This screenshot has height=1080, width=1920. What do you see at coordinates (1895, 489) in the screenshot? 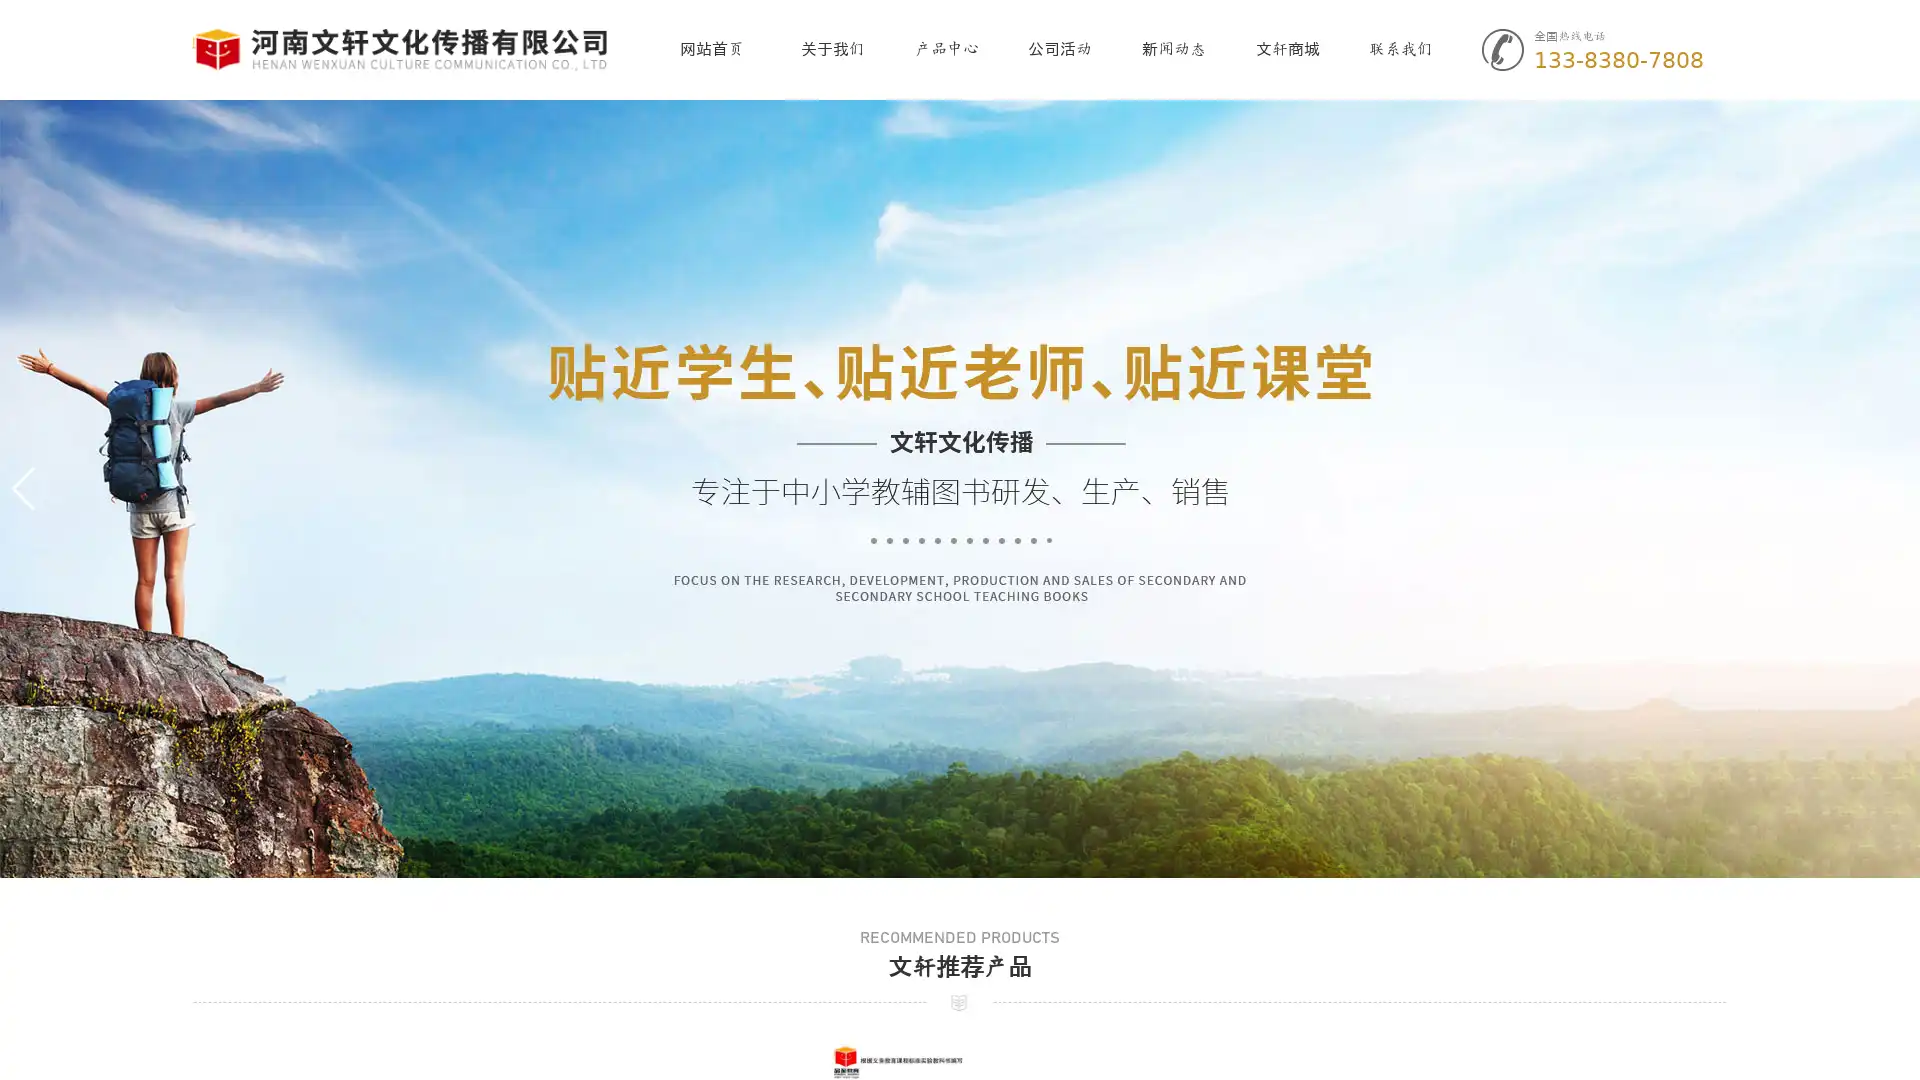
I see `Next slide` at bounding box center [1895, 489].